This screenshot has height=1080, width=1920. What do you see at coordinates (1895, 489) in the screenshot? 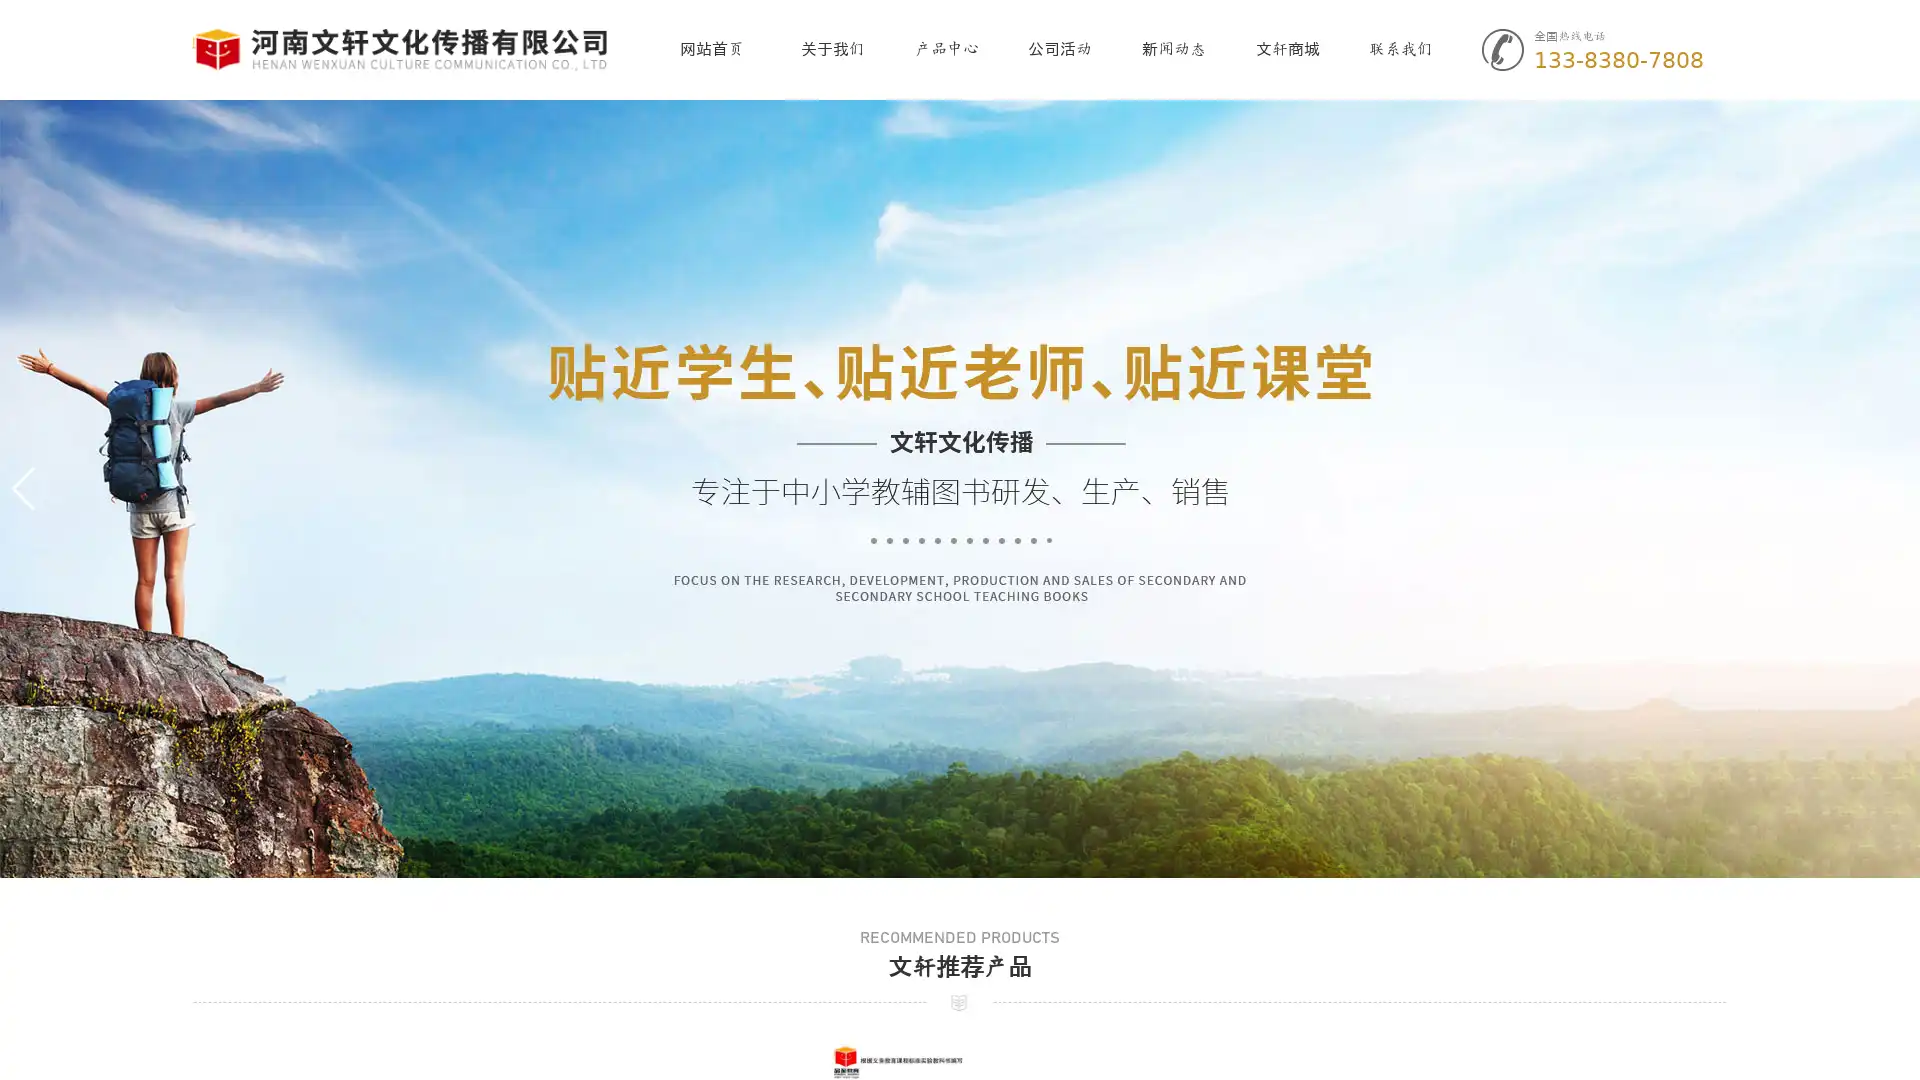
I see `Next slide` at bounding box center [1895, 489].